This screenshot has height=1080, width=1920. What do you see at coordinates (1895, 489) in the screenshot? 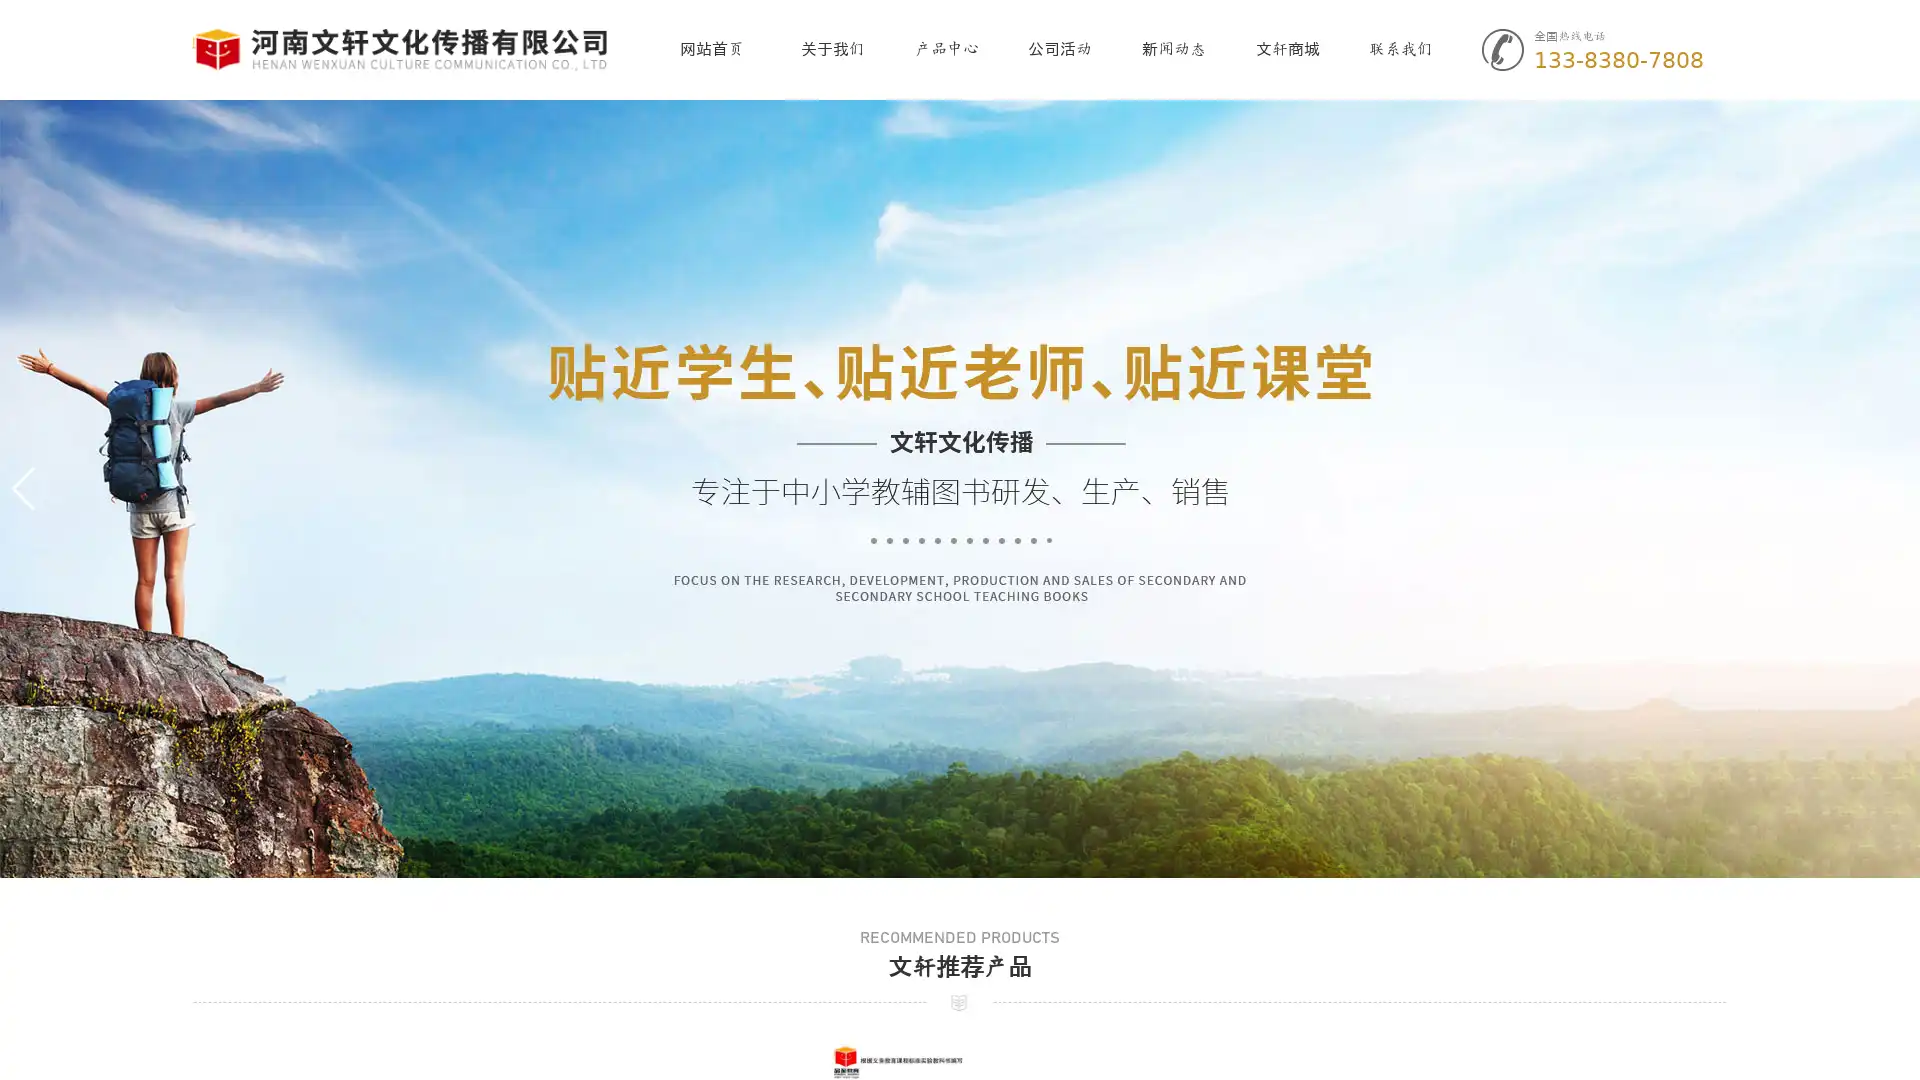
I see `Next slide` at bounding box center [1895, 489].